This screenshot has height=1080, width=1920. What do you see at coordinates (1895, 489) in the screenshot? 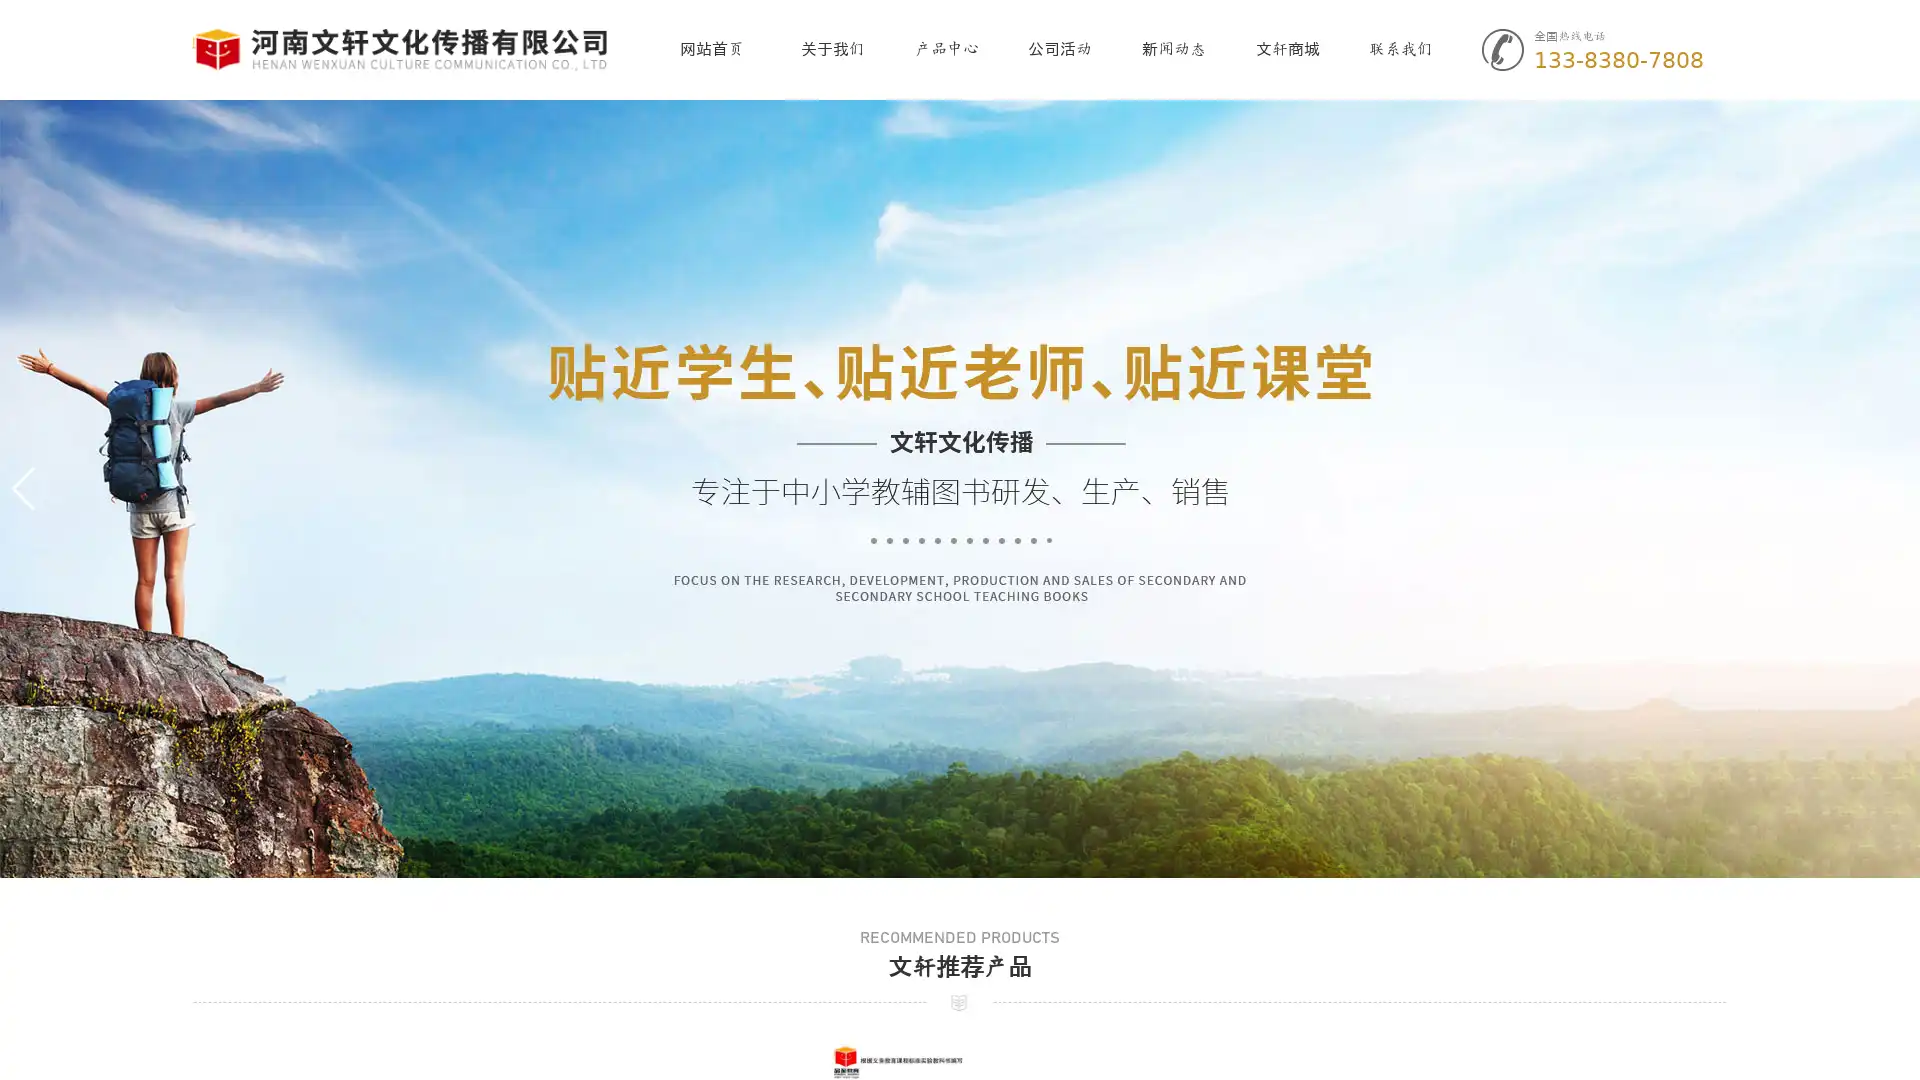
I see `Next slide` at bounding box center [1895, 489].